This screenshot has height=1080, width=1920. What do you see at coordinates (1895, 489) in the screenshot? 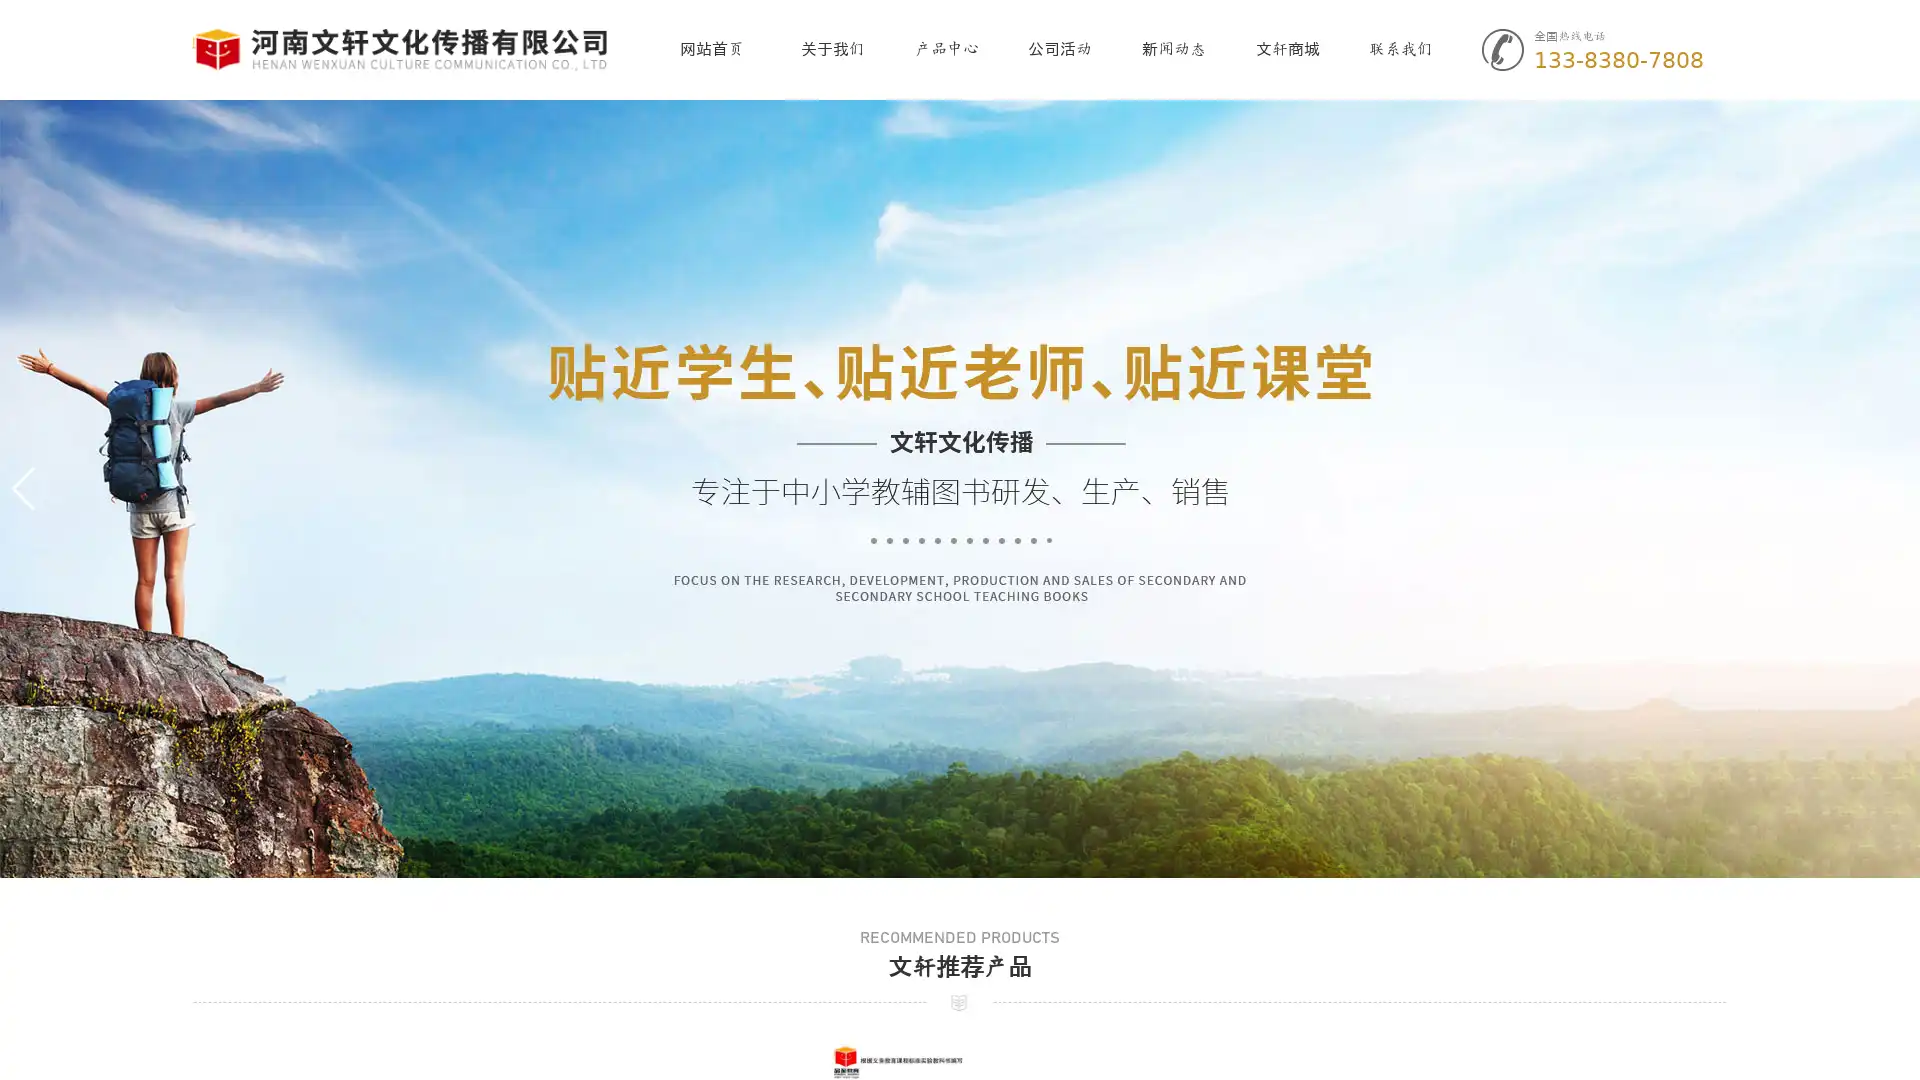
I see `Next slide` at bounding box center [1895, 489].